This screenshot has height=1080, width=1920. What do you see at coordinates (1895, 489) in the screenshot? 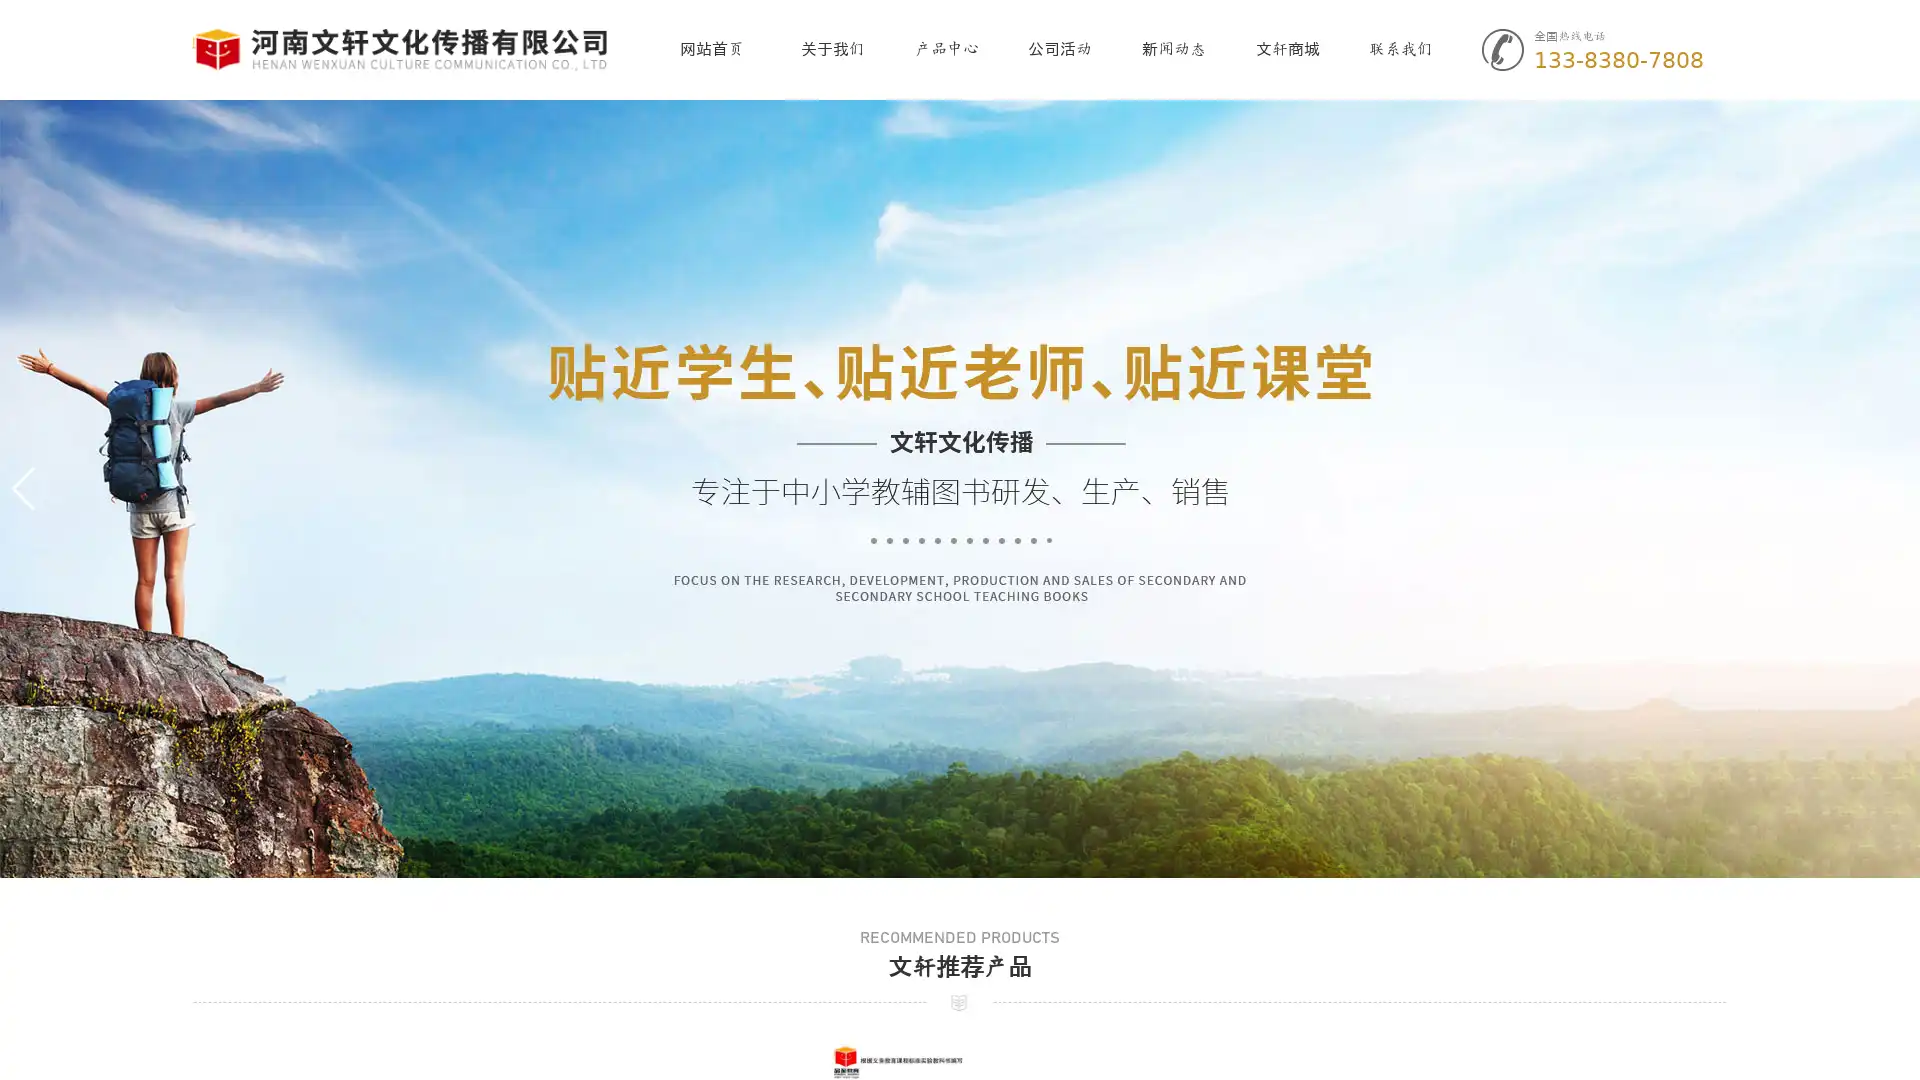
I see `Next slide` at bounding box center [1895, 489].